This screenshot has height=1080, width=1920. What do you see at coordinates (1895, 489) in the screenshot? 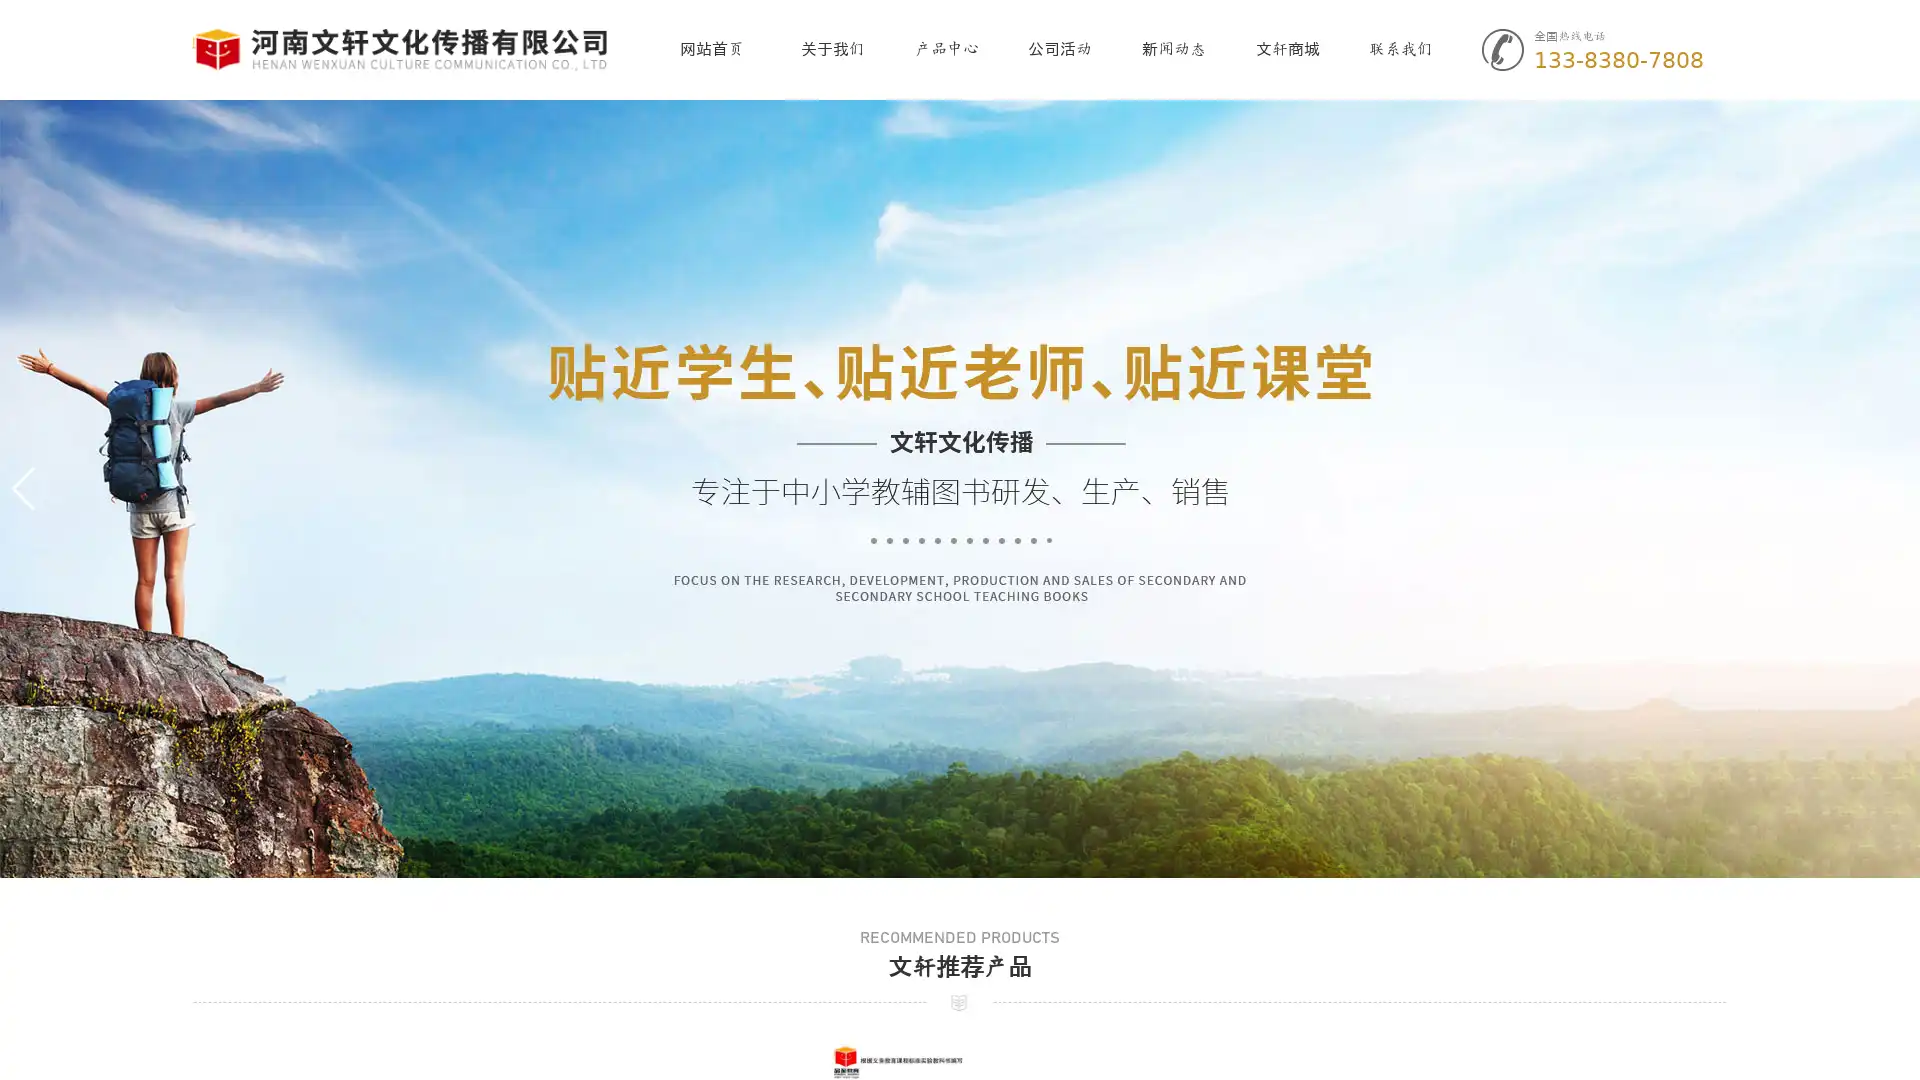
I see `Next slide` at bounding box center [1895, 489].